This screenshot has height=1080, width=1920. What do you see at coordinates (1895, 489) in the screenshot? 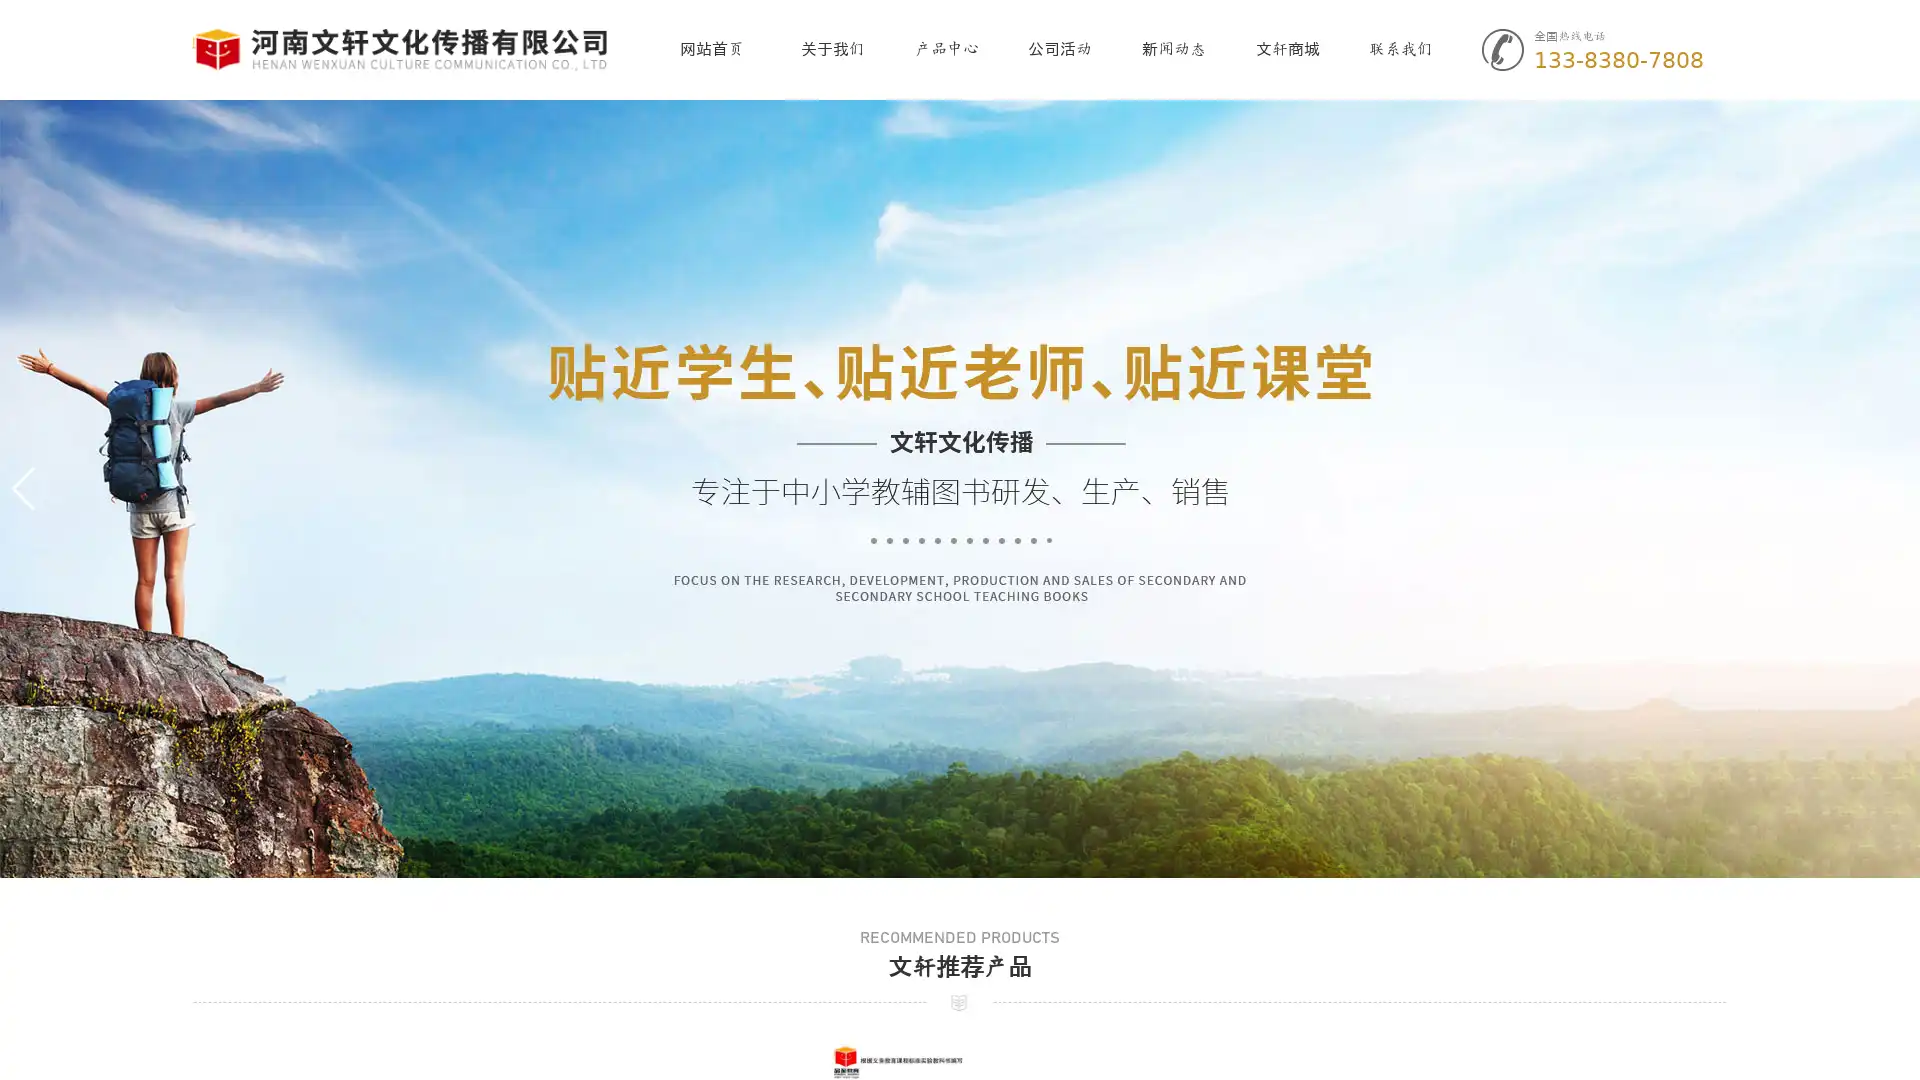
I see `Next slide` at bounding box center [1895, 489].